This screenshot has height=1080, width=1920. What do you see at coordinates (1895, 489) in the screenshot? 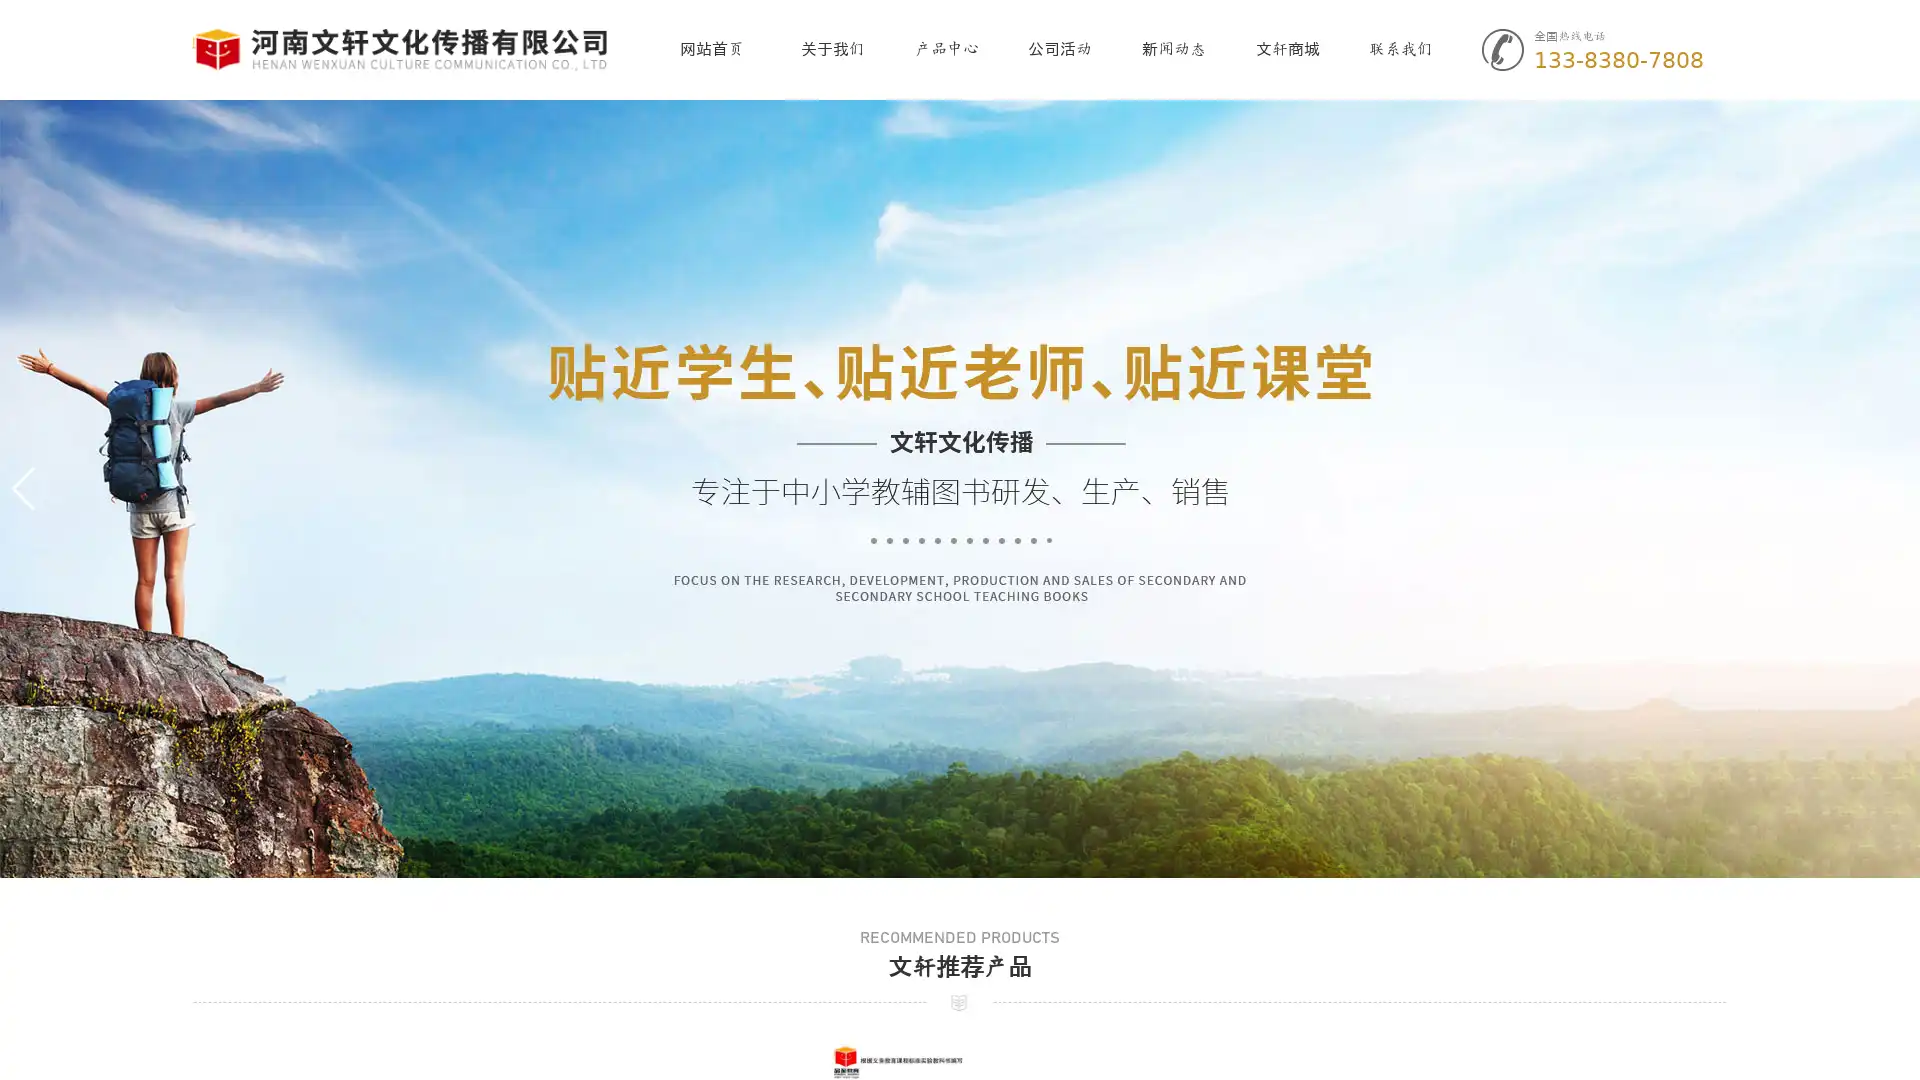
I see `Next slide` at bounding box center [1895, 489].